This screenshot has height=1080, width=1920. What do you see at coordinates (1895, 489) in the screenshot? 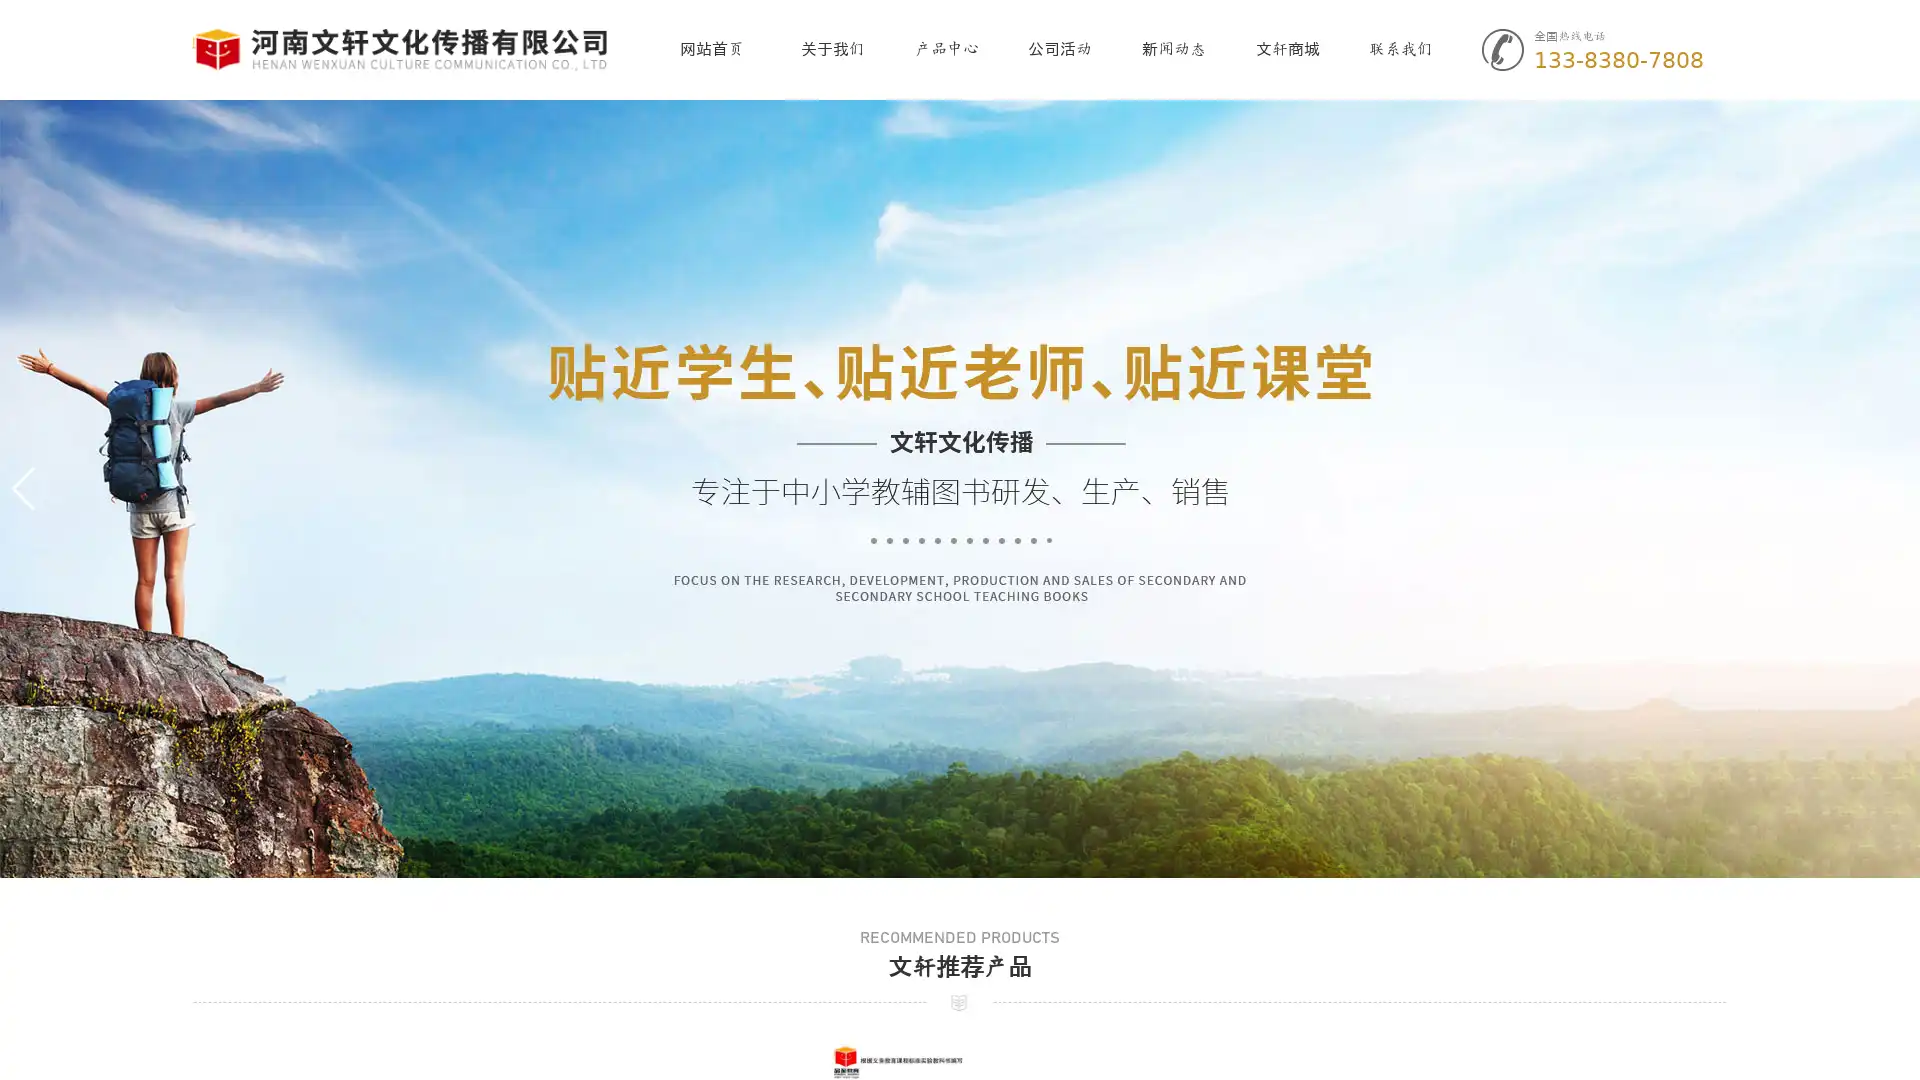
I see `Next slide` at bounding box center [1895, 489].